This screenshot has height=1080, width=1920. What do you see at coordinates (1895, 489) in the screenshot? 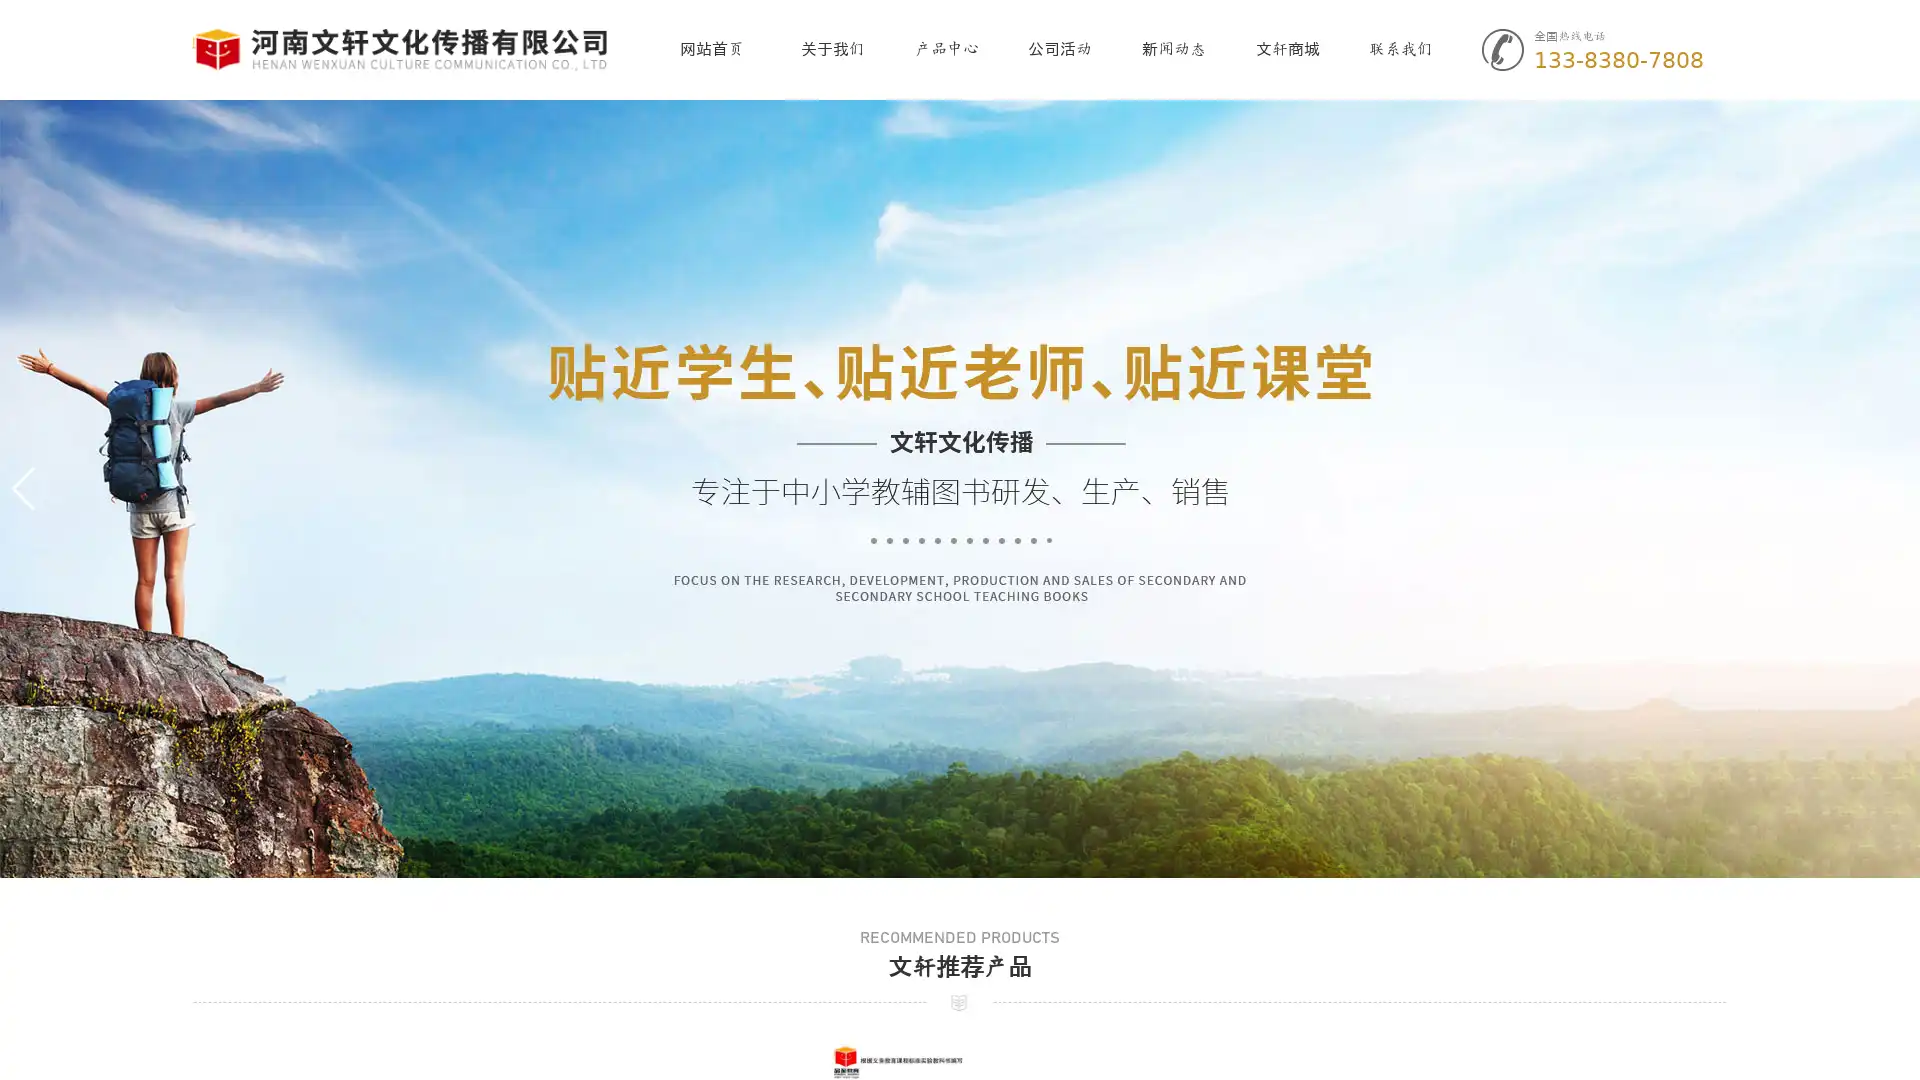
I see `Next slide` at bounding box center [1895, 489].